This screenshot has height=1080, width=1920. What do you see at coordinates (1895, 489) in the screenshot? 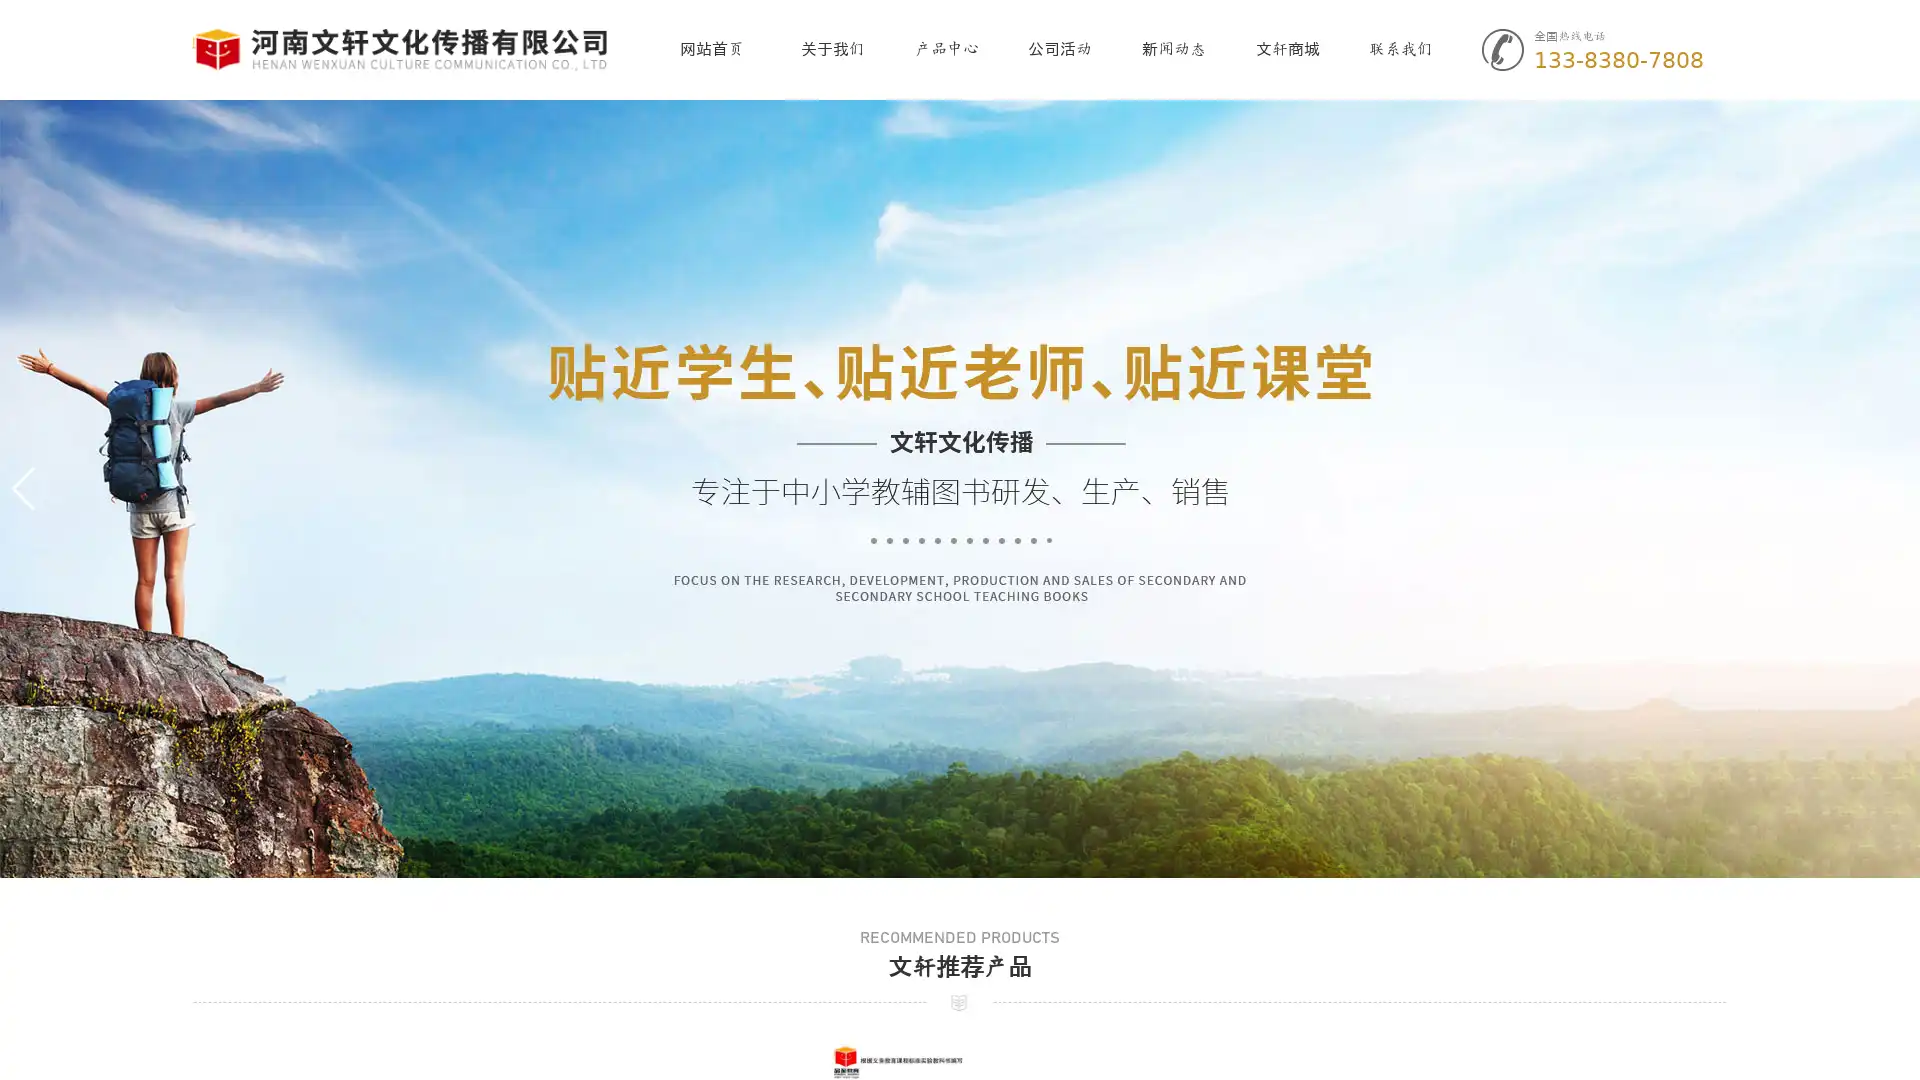
I see `Next slide` at bounding box center [1895, 489].